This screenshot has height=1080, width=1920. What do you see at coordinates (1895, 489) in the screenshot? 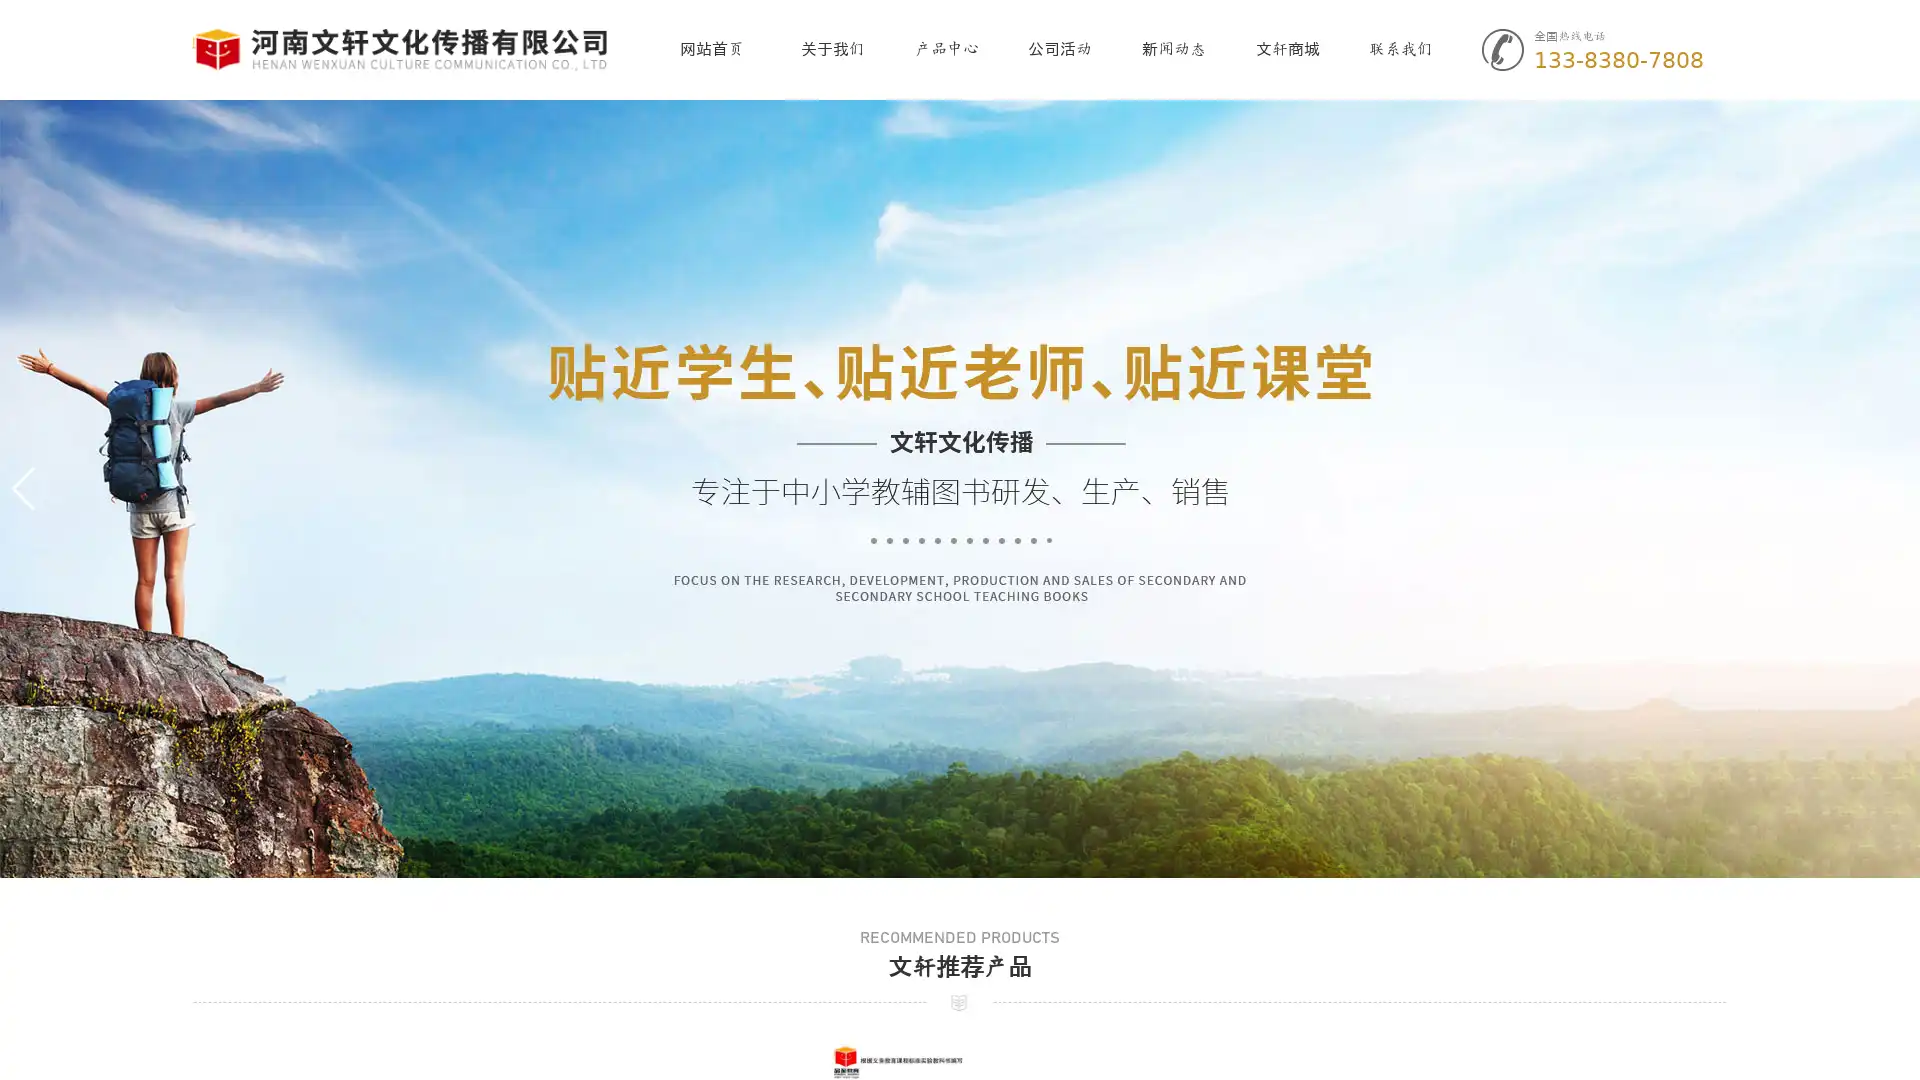
I see `Next slide` at bounding box center [1895, 489].